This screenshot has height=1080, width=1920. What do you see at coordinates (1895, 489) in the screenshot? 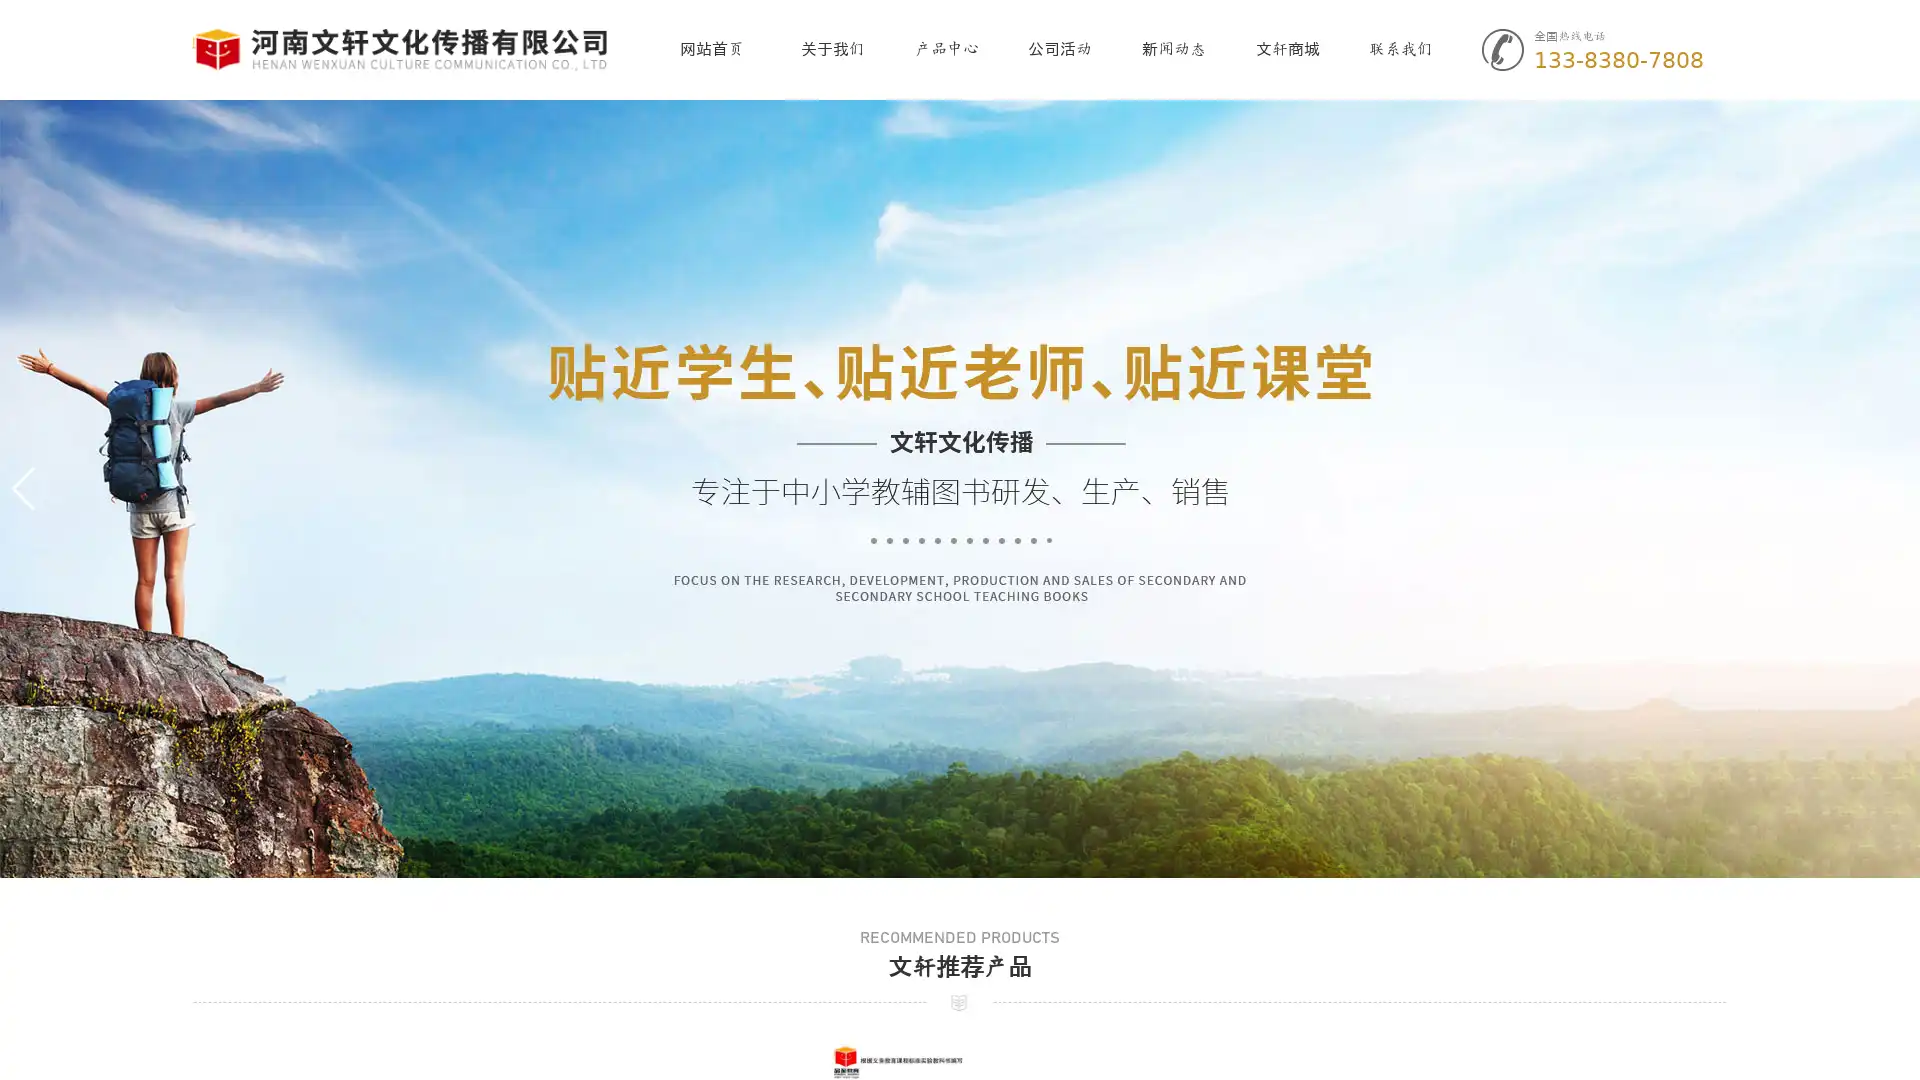
I see `Next slide` at bounding box center [1895, 489].